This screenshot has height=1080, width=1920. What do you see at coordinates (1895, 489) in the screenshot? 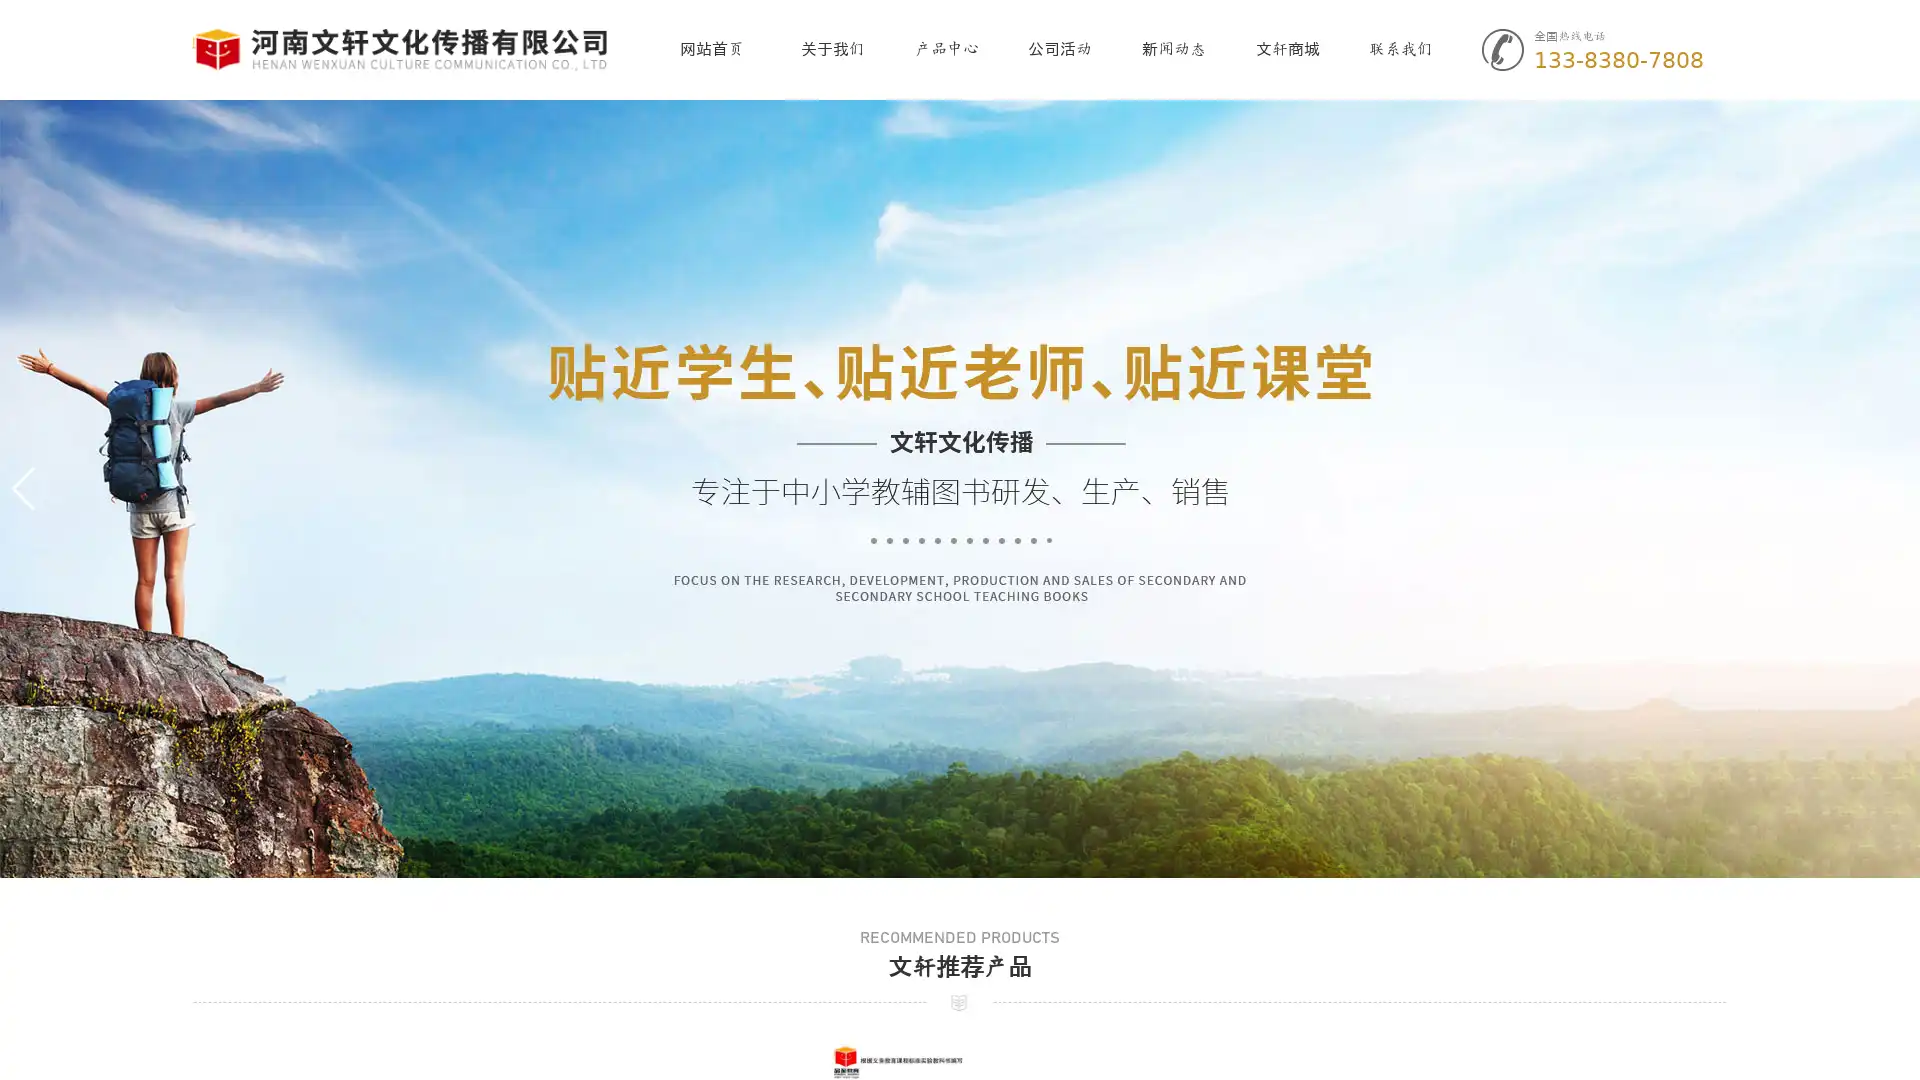
I see `Next slide` at bounding box center [1895, 489].